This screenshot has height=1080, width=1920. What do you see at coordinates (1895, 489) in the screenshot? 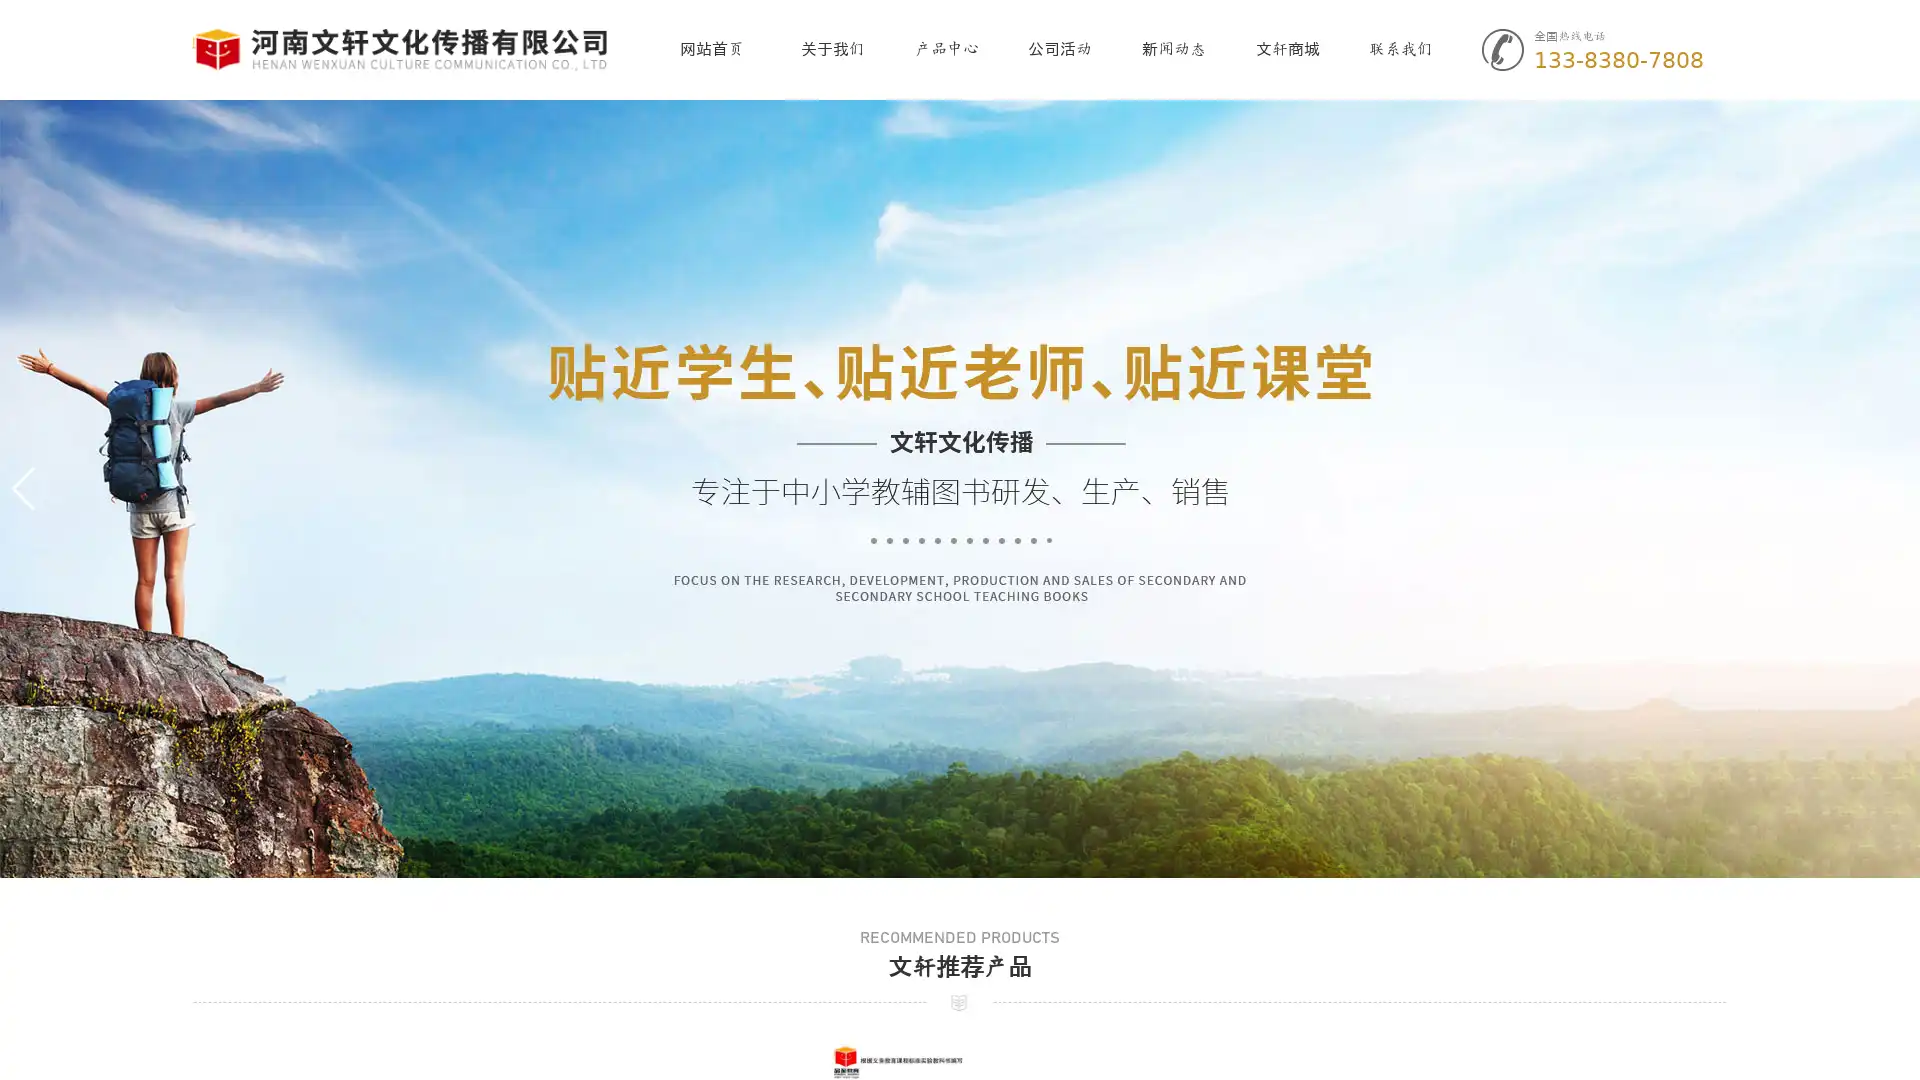
I see `Next slide` at bounding box center [1895, 489].